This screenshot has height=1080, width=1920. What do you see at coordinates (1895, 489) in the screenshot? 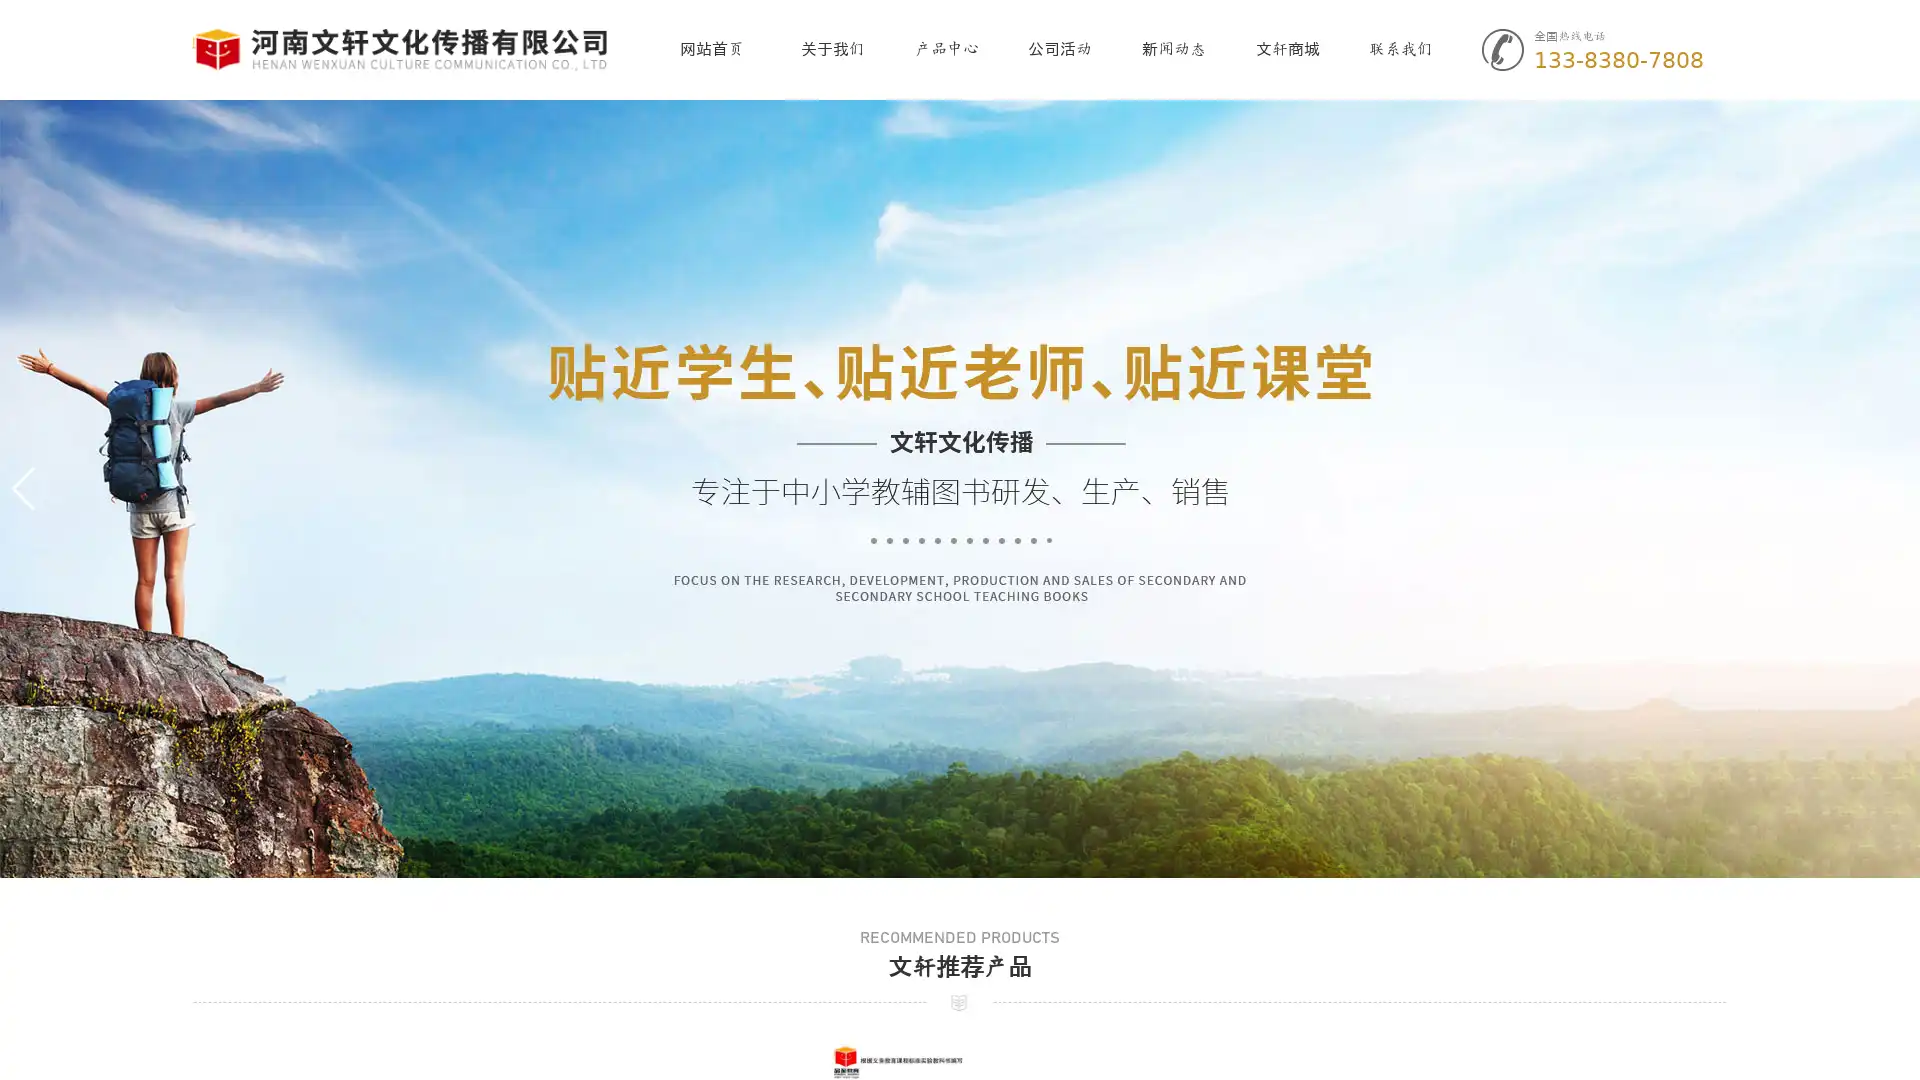
I see `Next slide` at bounding box center [1895, 489].